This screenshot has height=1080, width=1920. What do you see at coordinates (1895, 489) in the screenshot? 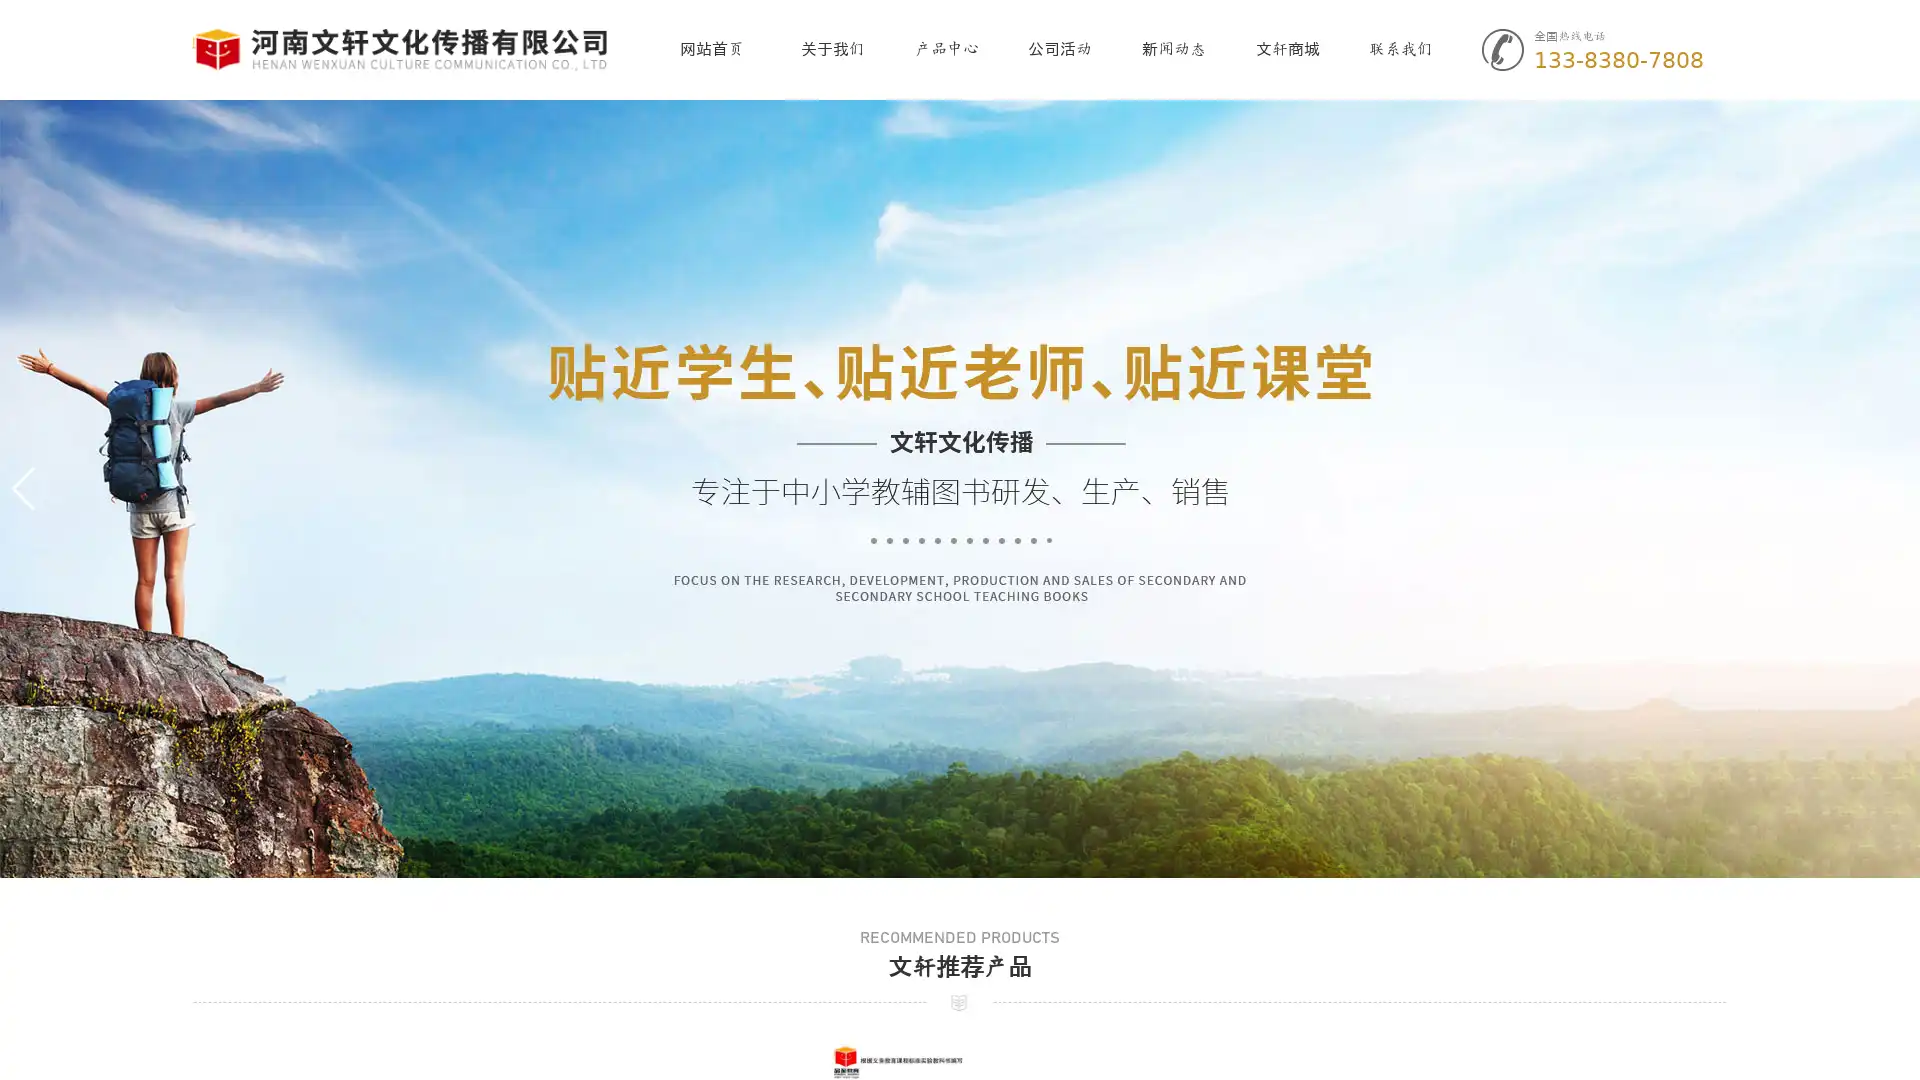
I see `Next slide` at bounding box center [1895, 489].